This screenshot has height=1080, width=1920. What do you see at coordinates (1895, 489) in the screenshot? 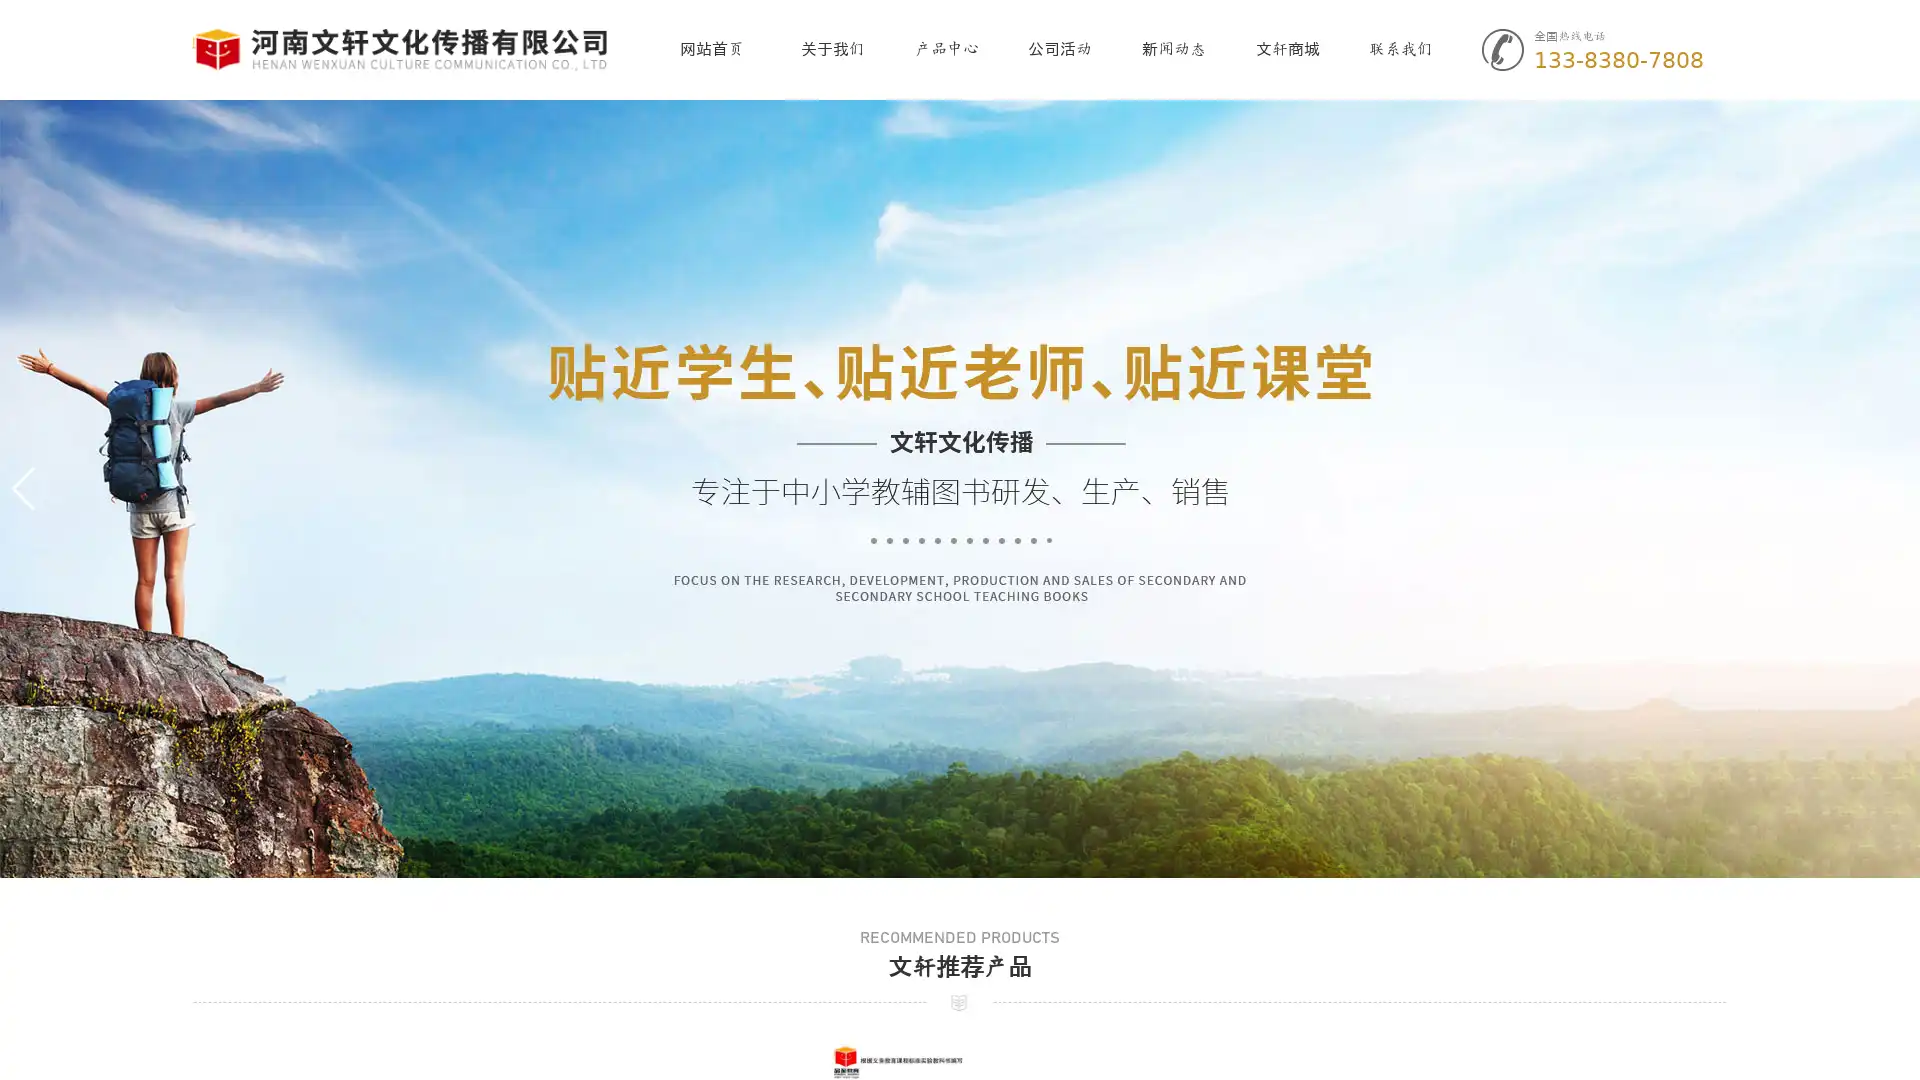
I see `Next slide` at bounding box center [1895, 489].